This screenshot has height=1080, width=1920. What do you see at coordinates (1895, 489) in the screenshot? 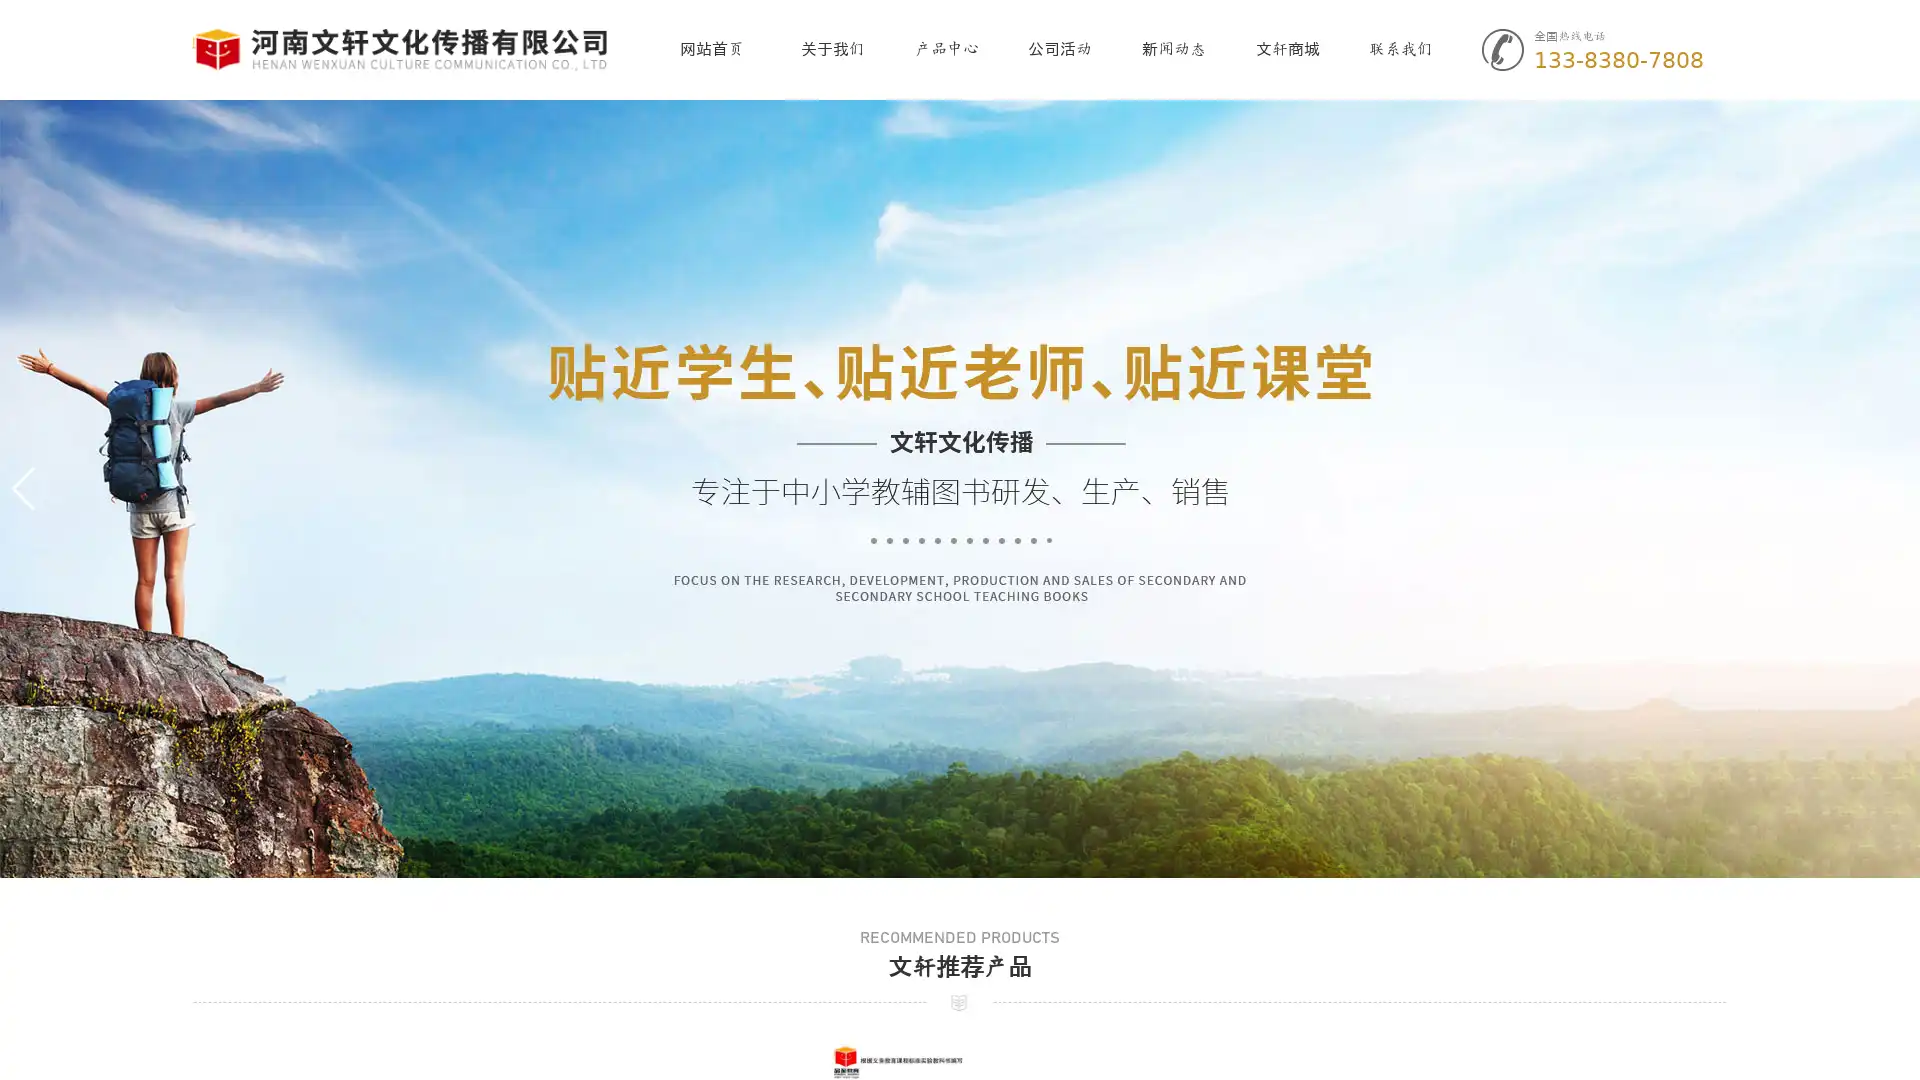
I see `Next slide` at bounding box center [1895, 489].